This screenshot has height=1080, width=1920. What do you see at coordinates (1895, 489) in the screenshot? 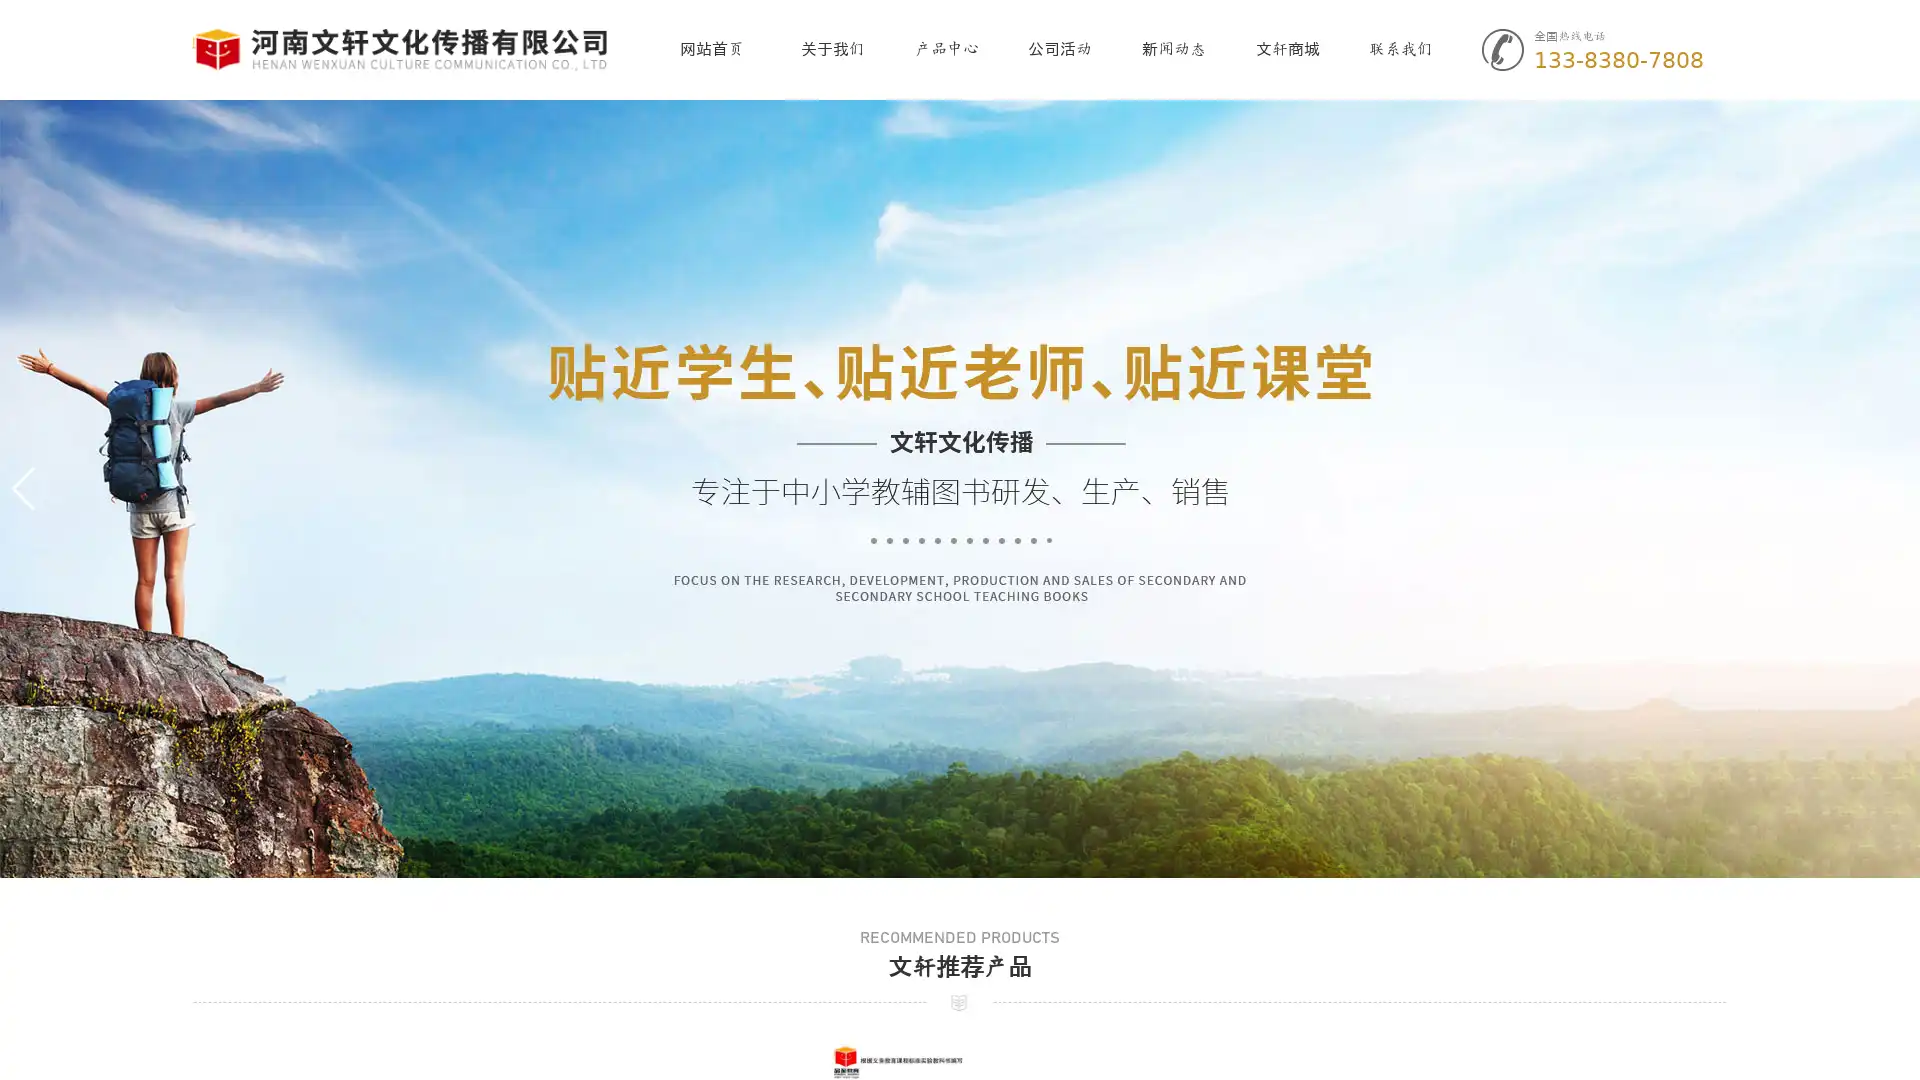
I see `Next slide` at bounding box center [1895, 489].